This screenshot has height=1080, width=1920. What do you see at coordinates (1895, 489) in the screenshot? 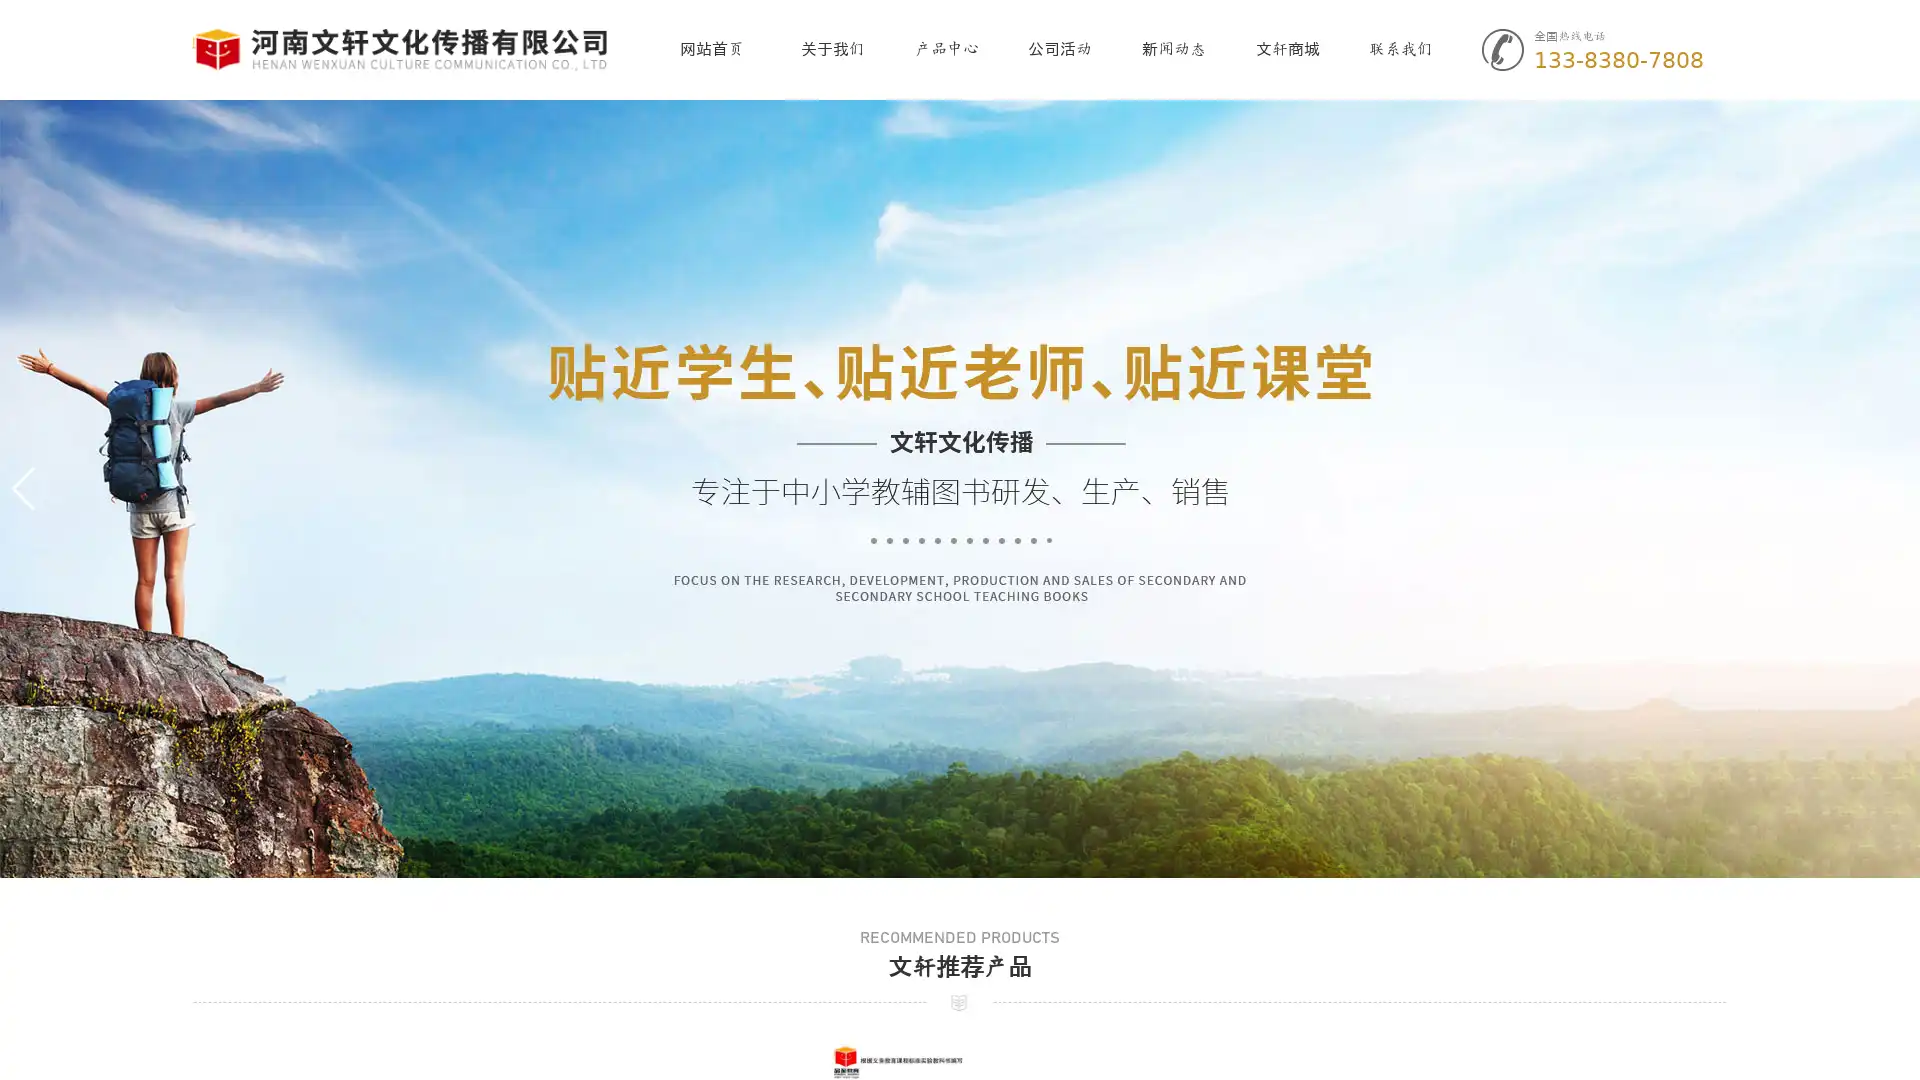
I see `Next slide` at bounding box center [1895, 489].